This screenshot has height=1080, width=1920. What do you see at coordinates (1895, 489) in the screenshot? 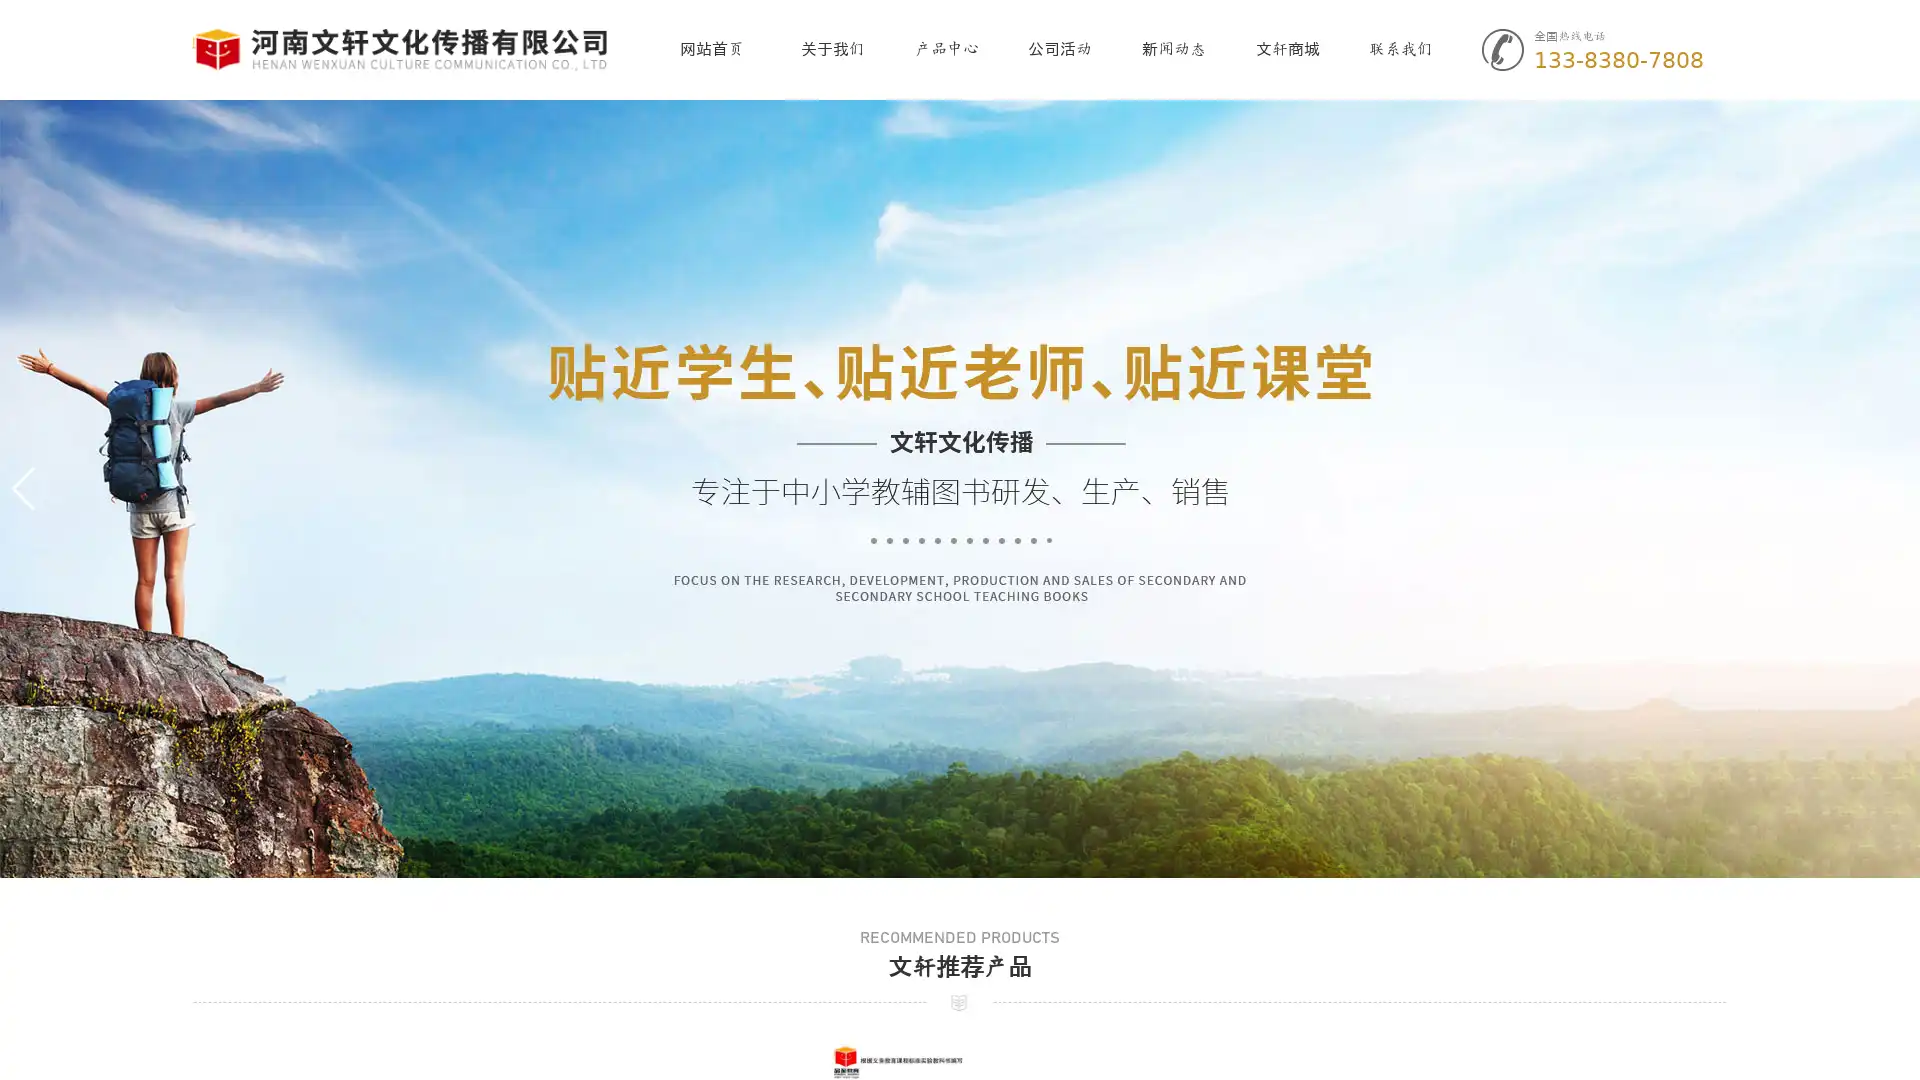
I see `Next slide` at bounding box center [1895, 489].